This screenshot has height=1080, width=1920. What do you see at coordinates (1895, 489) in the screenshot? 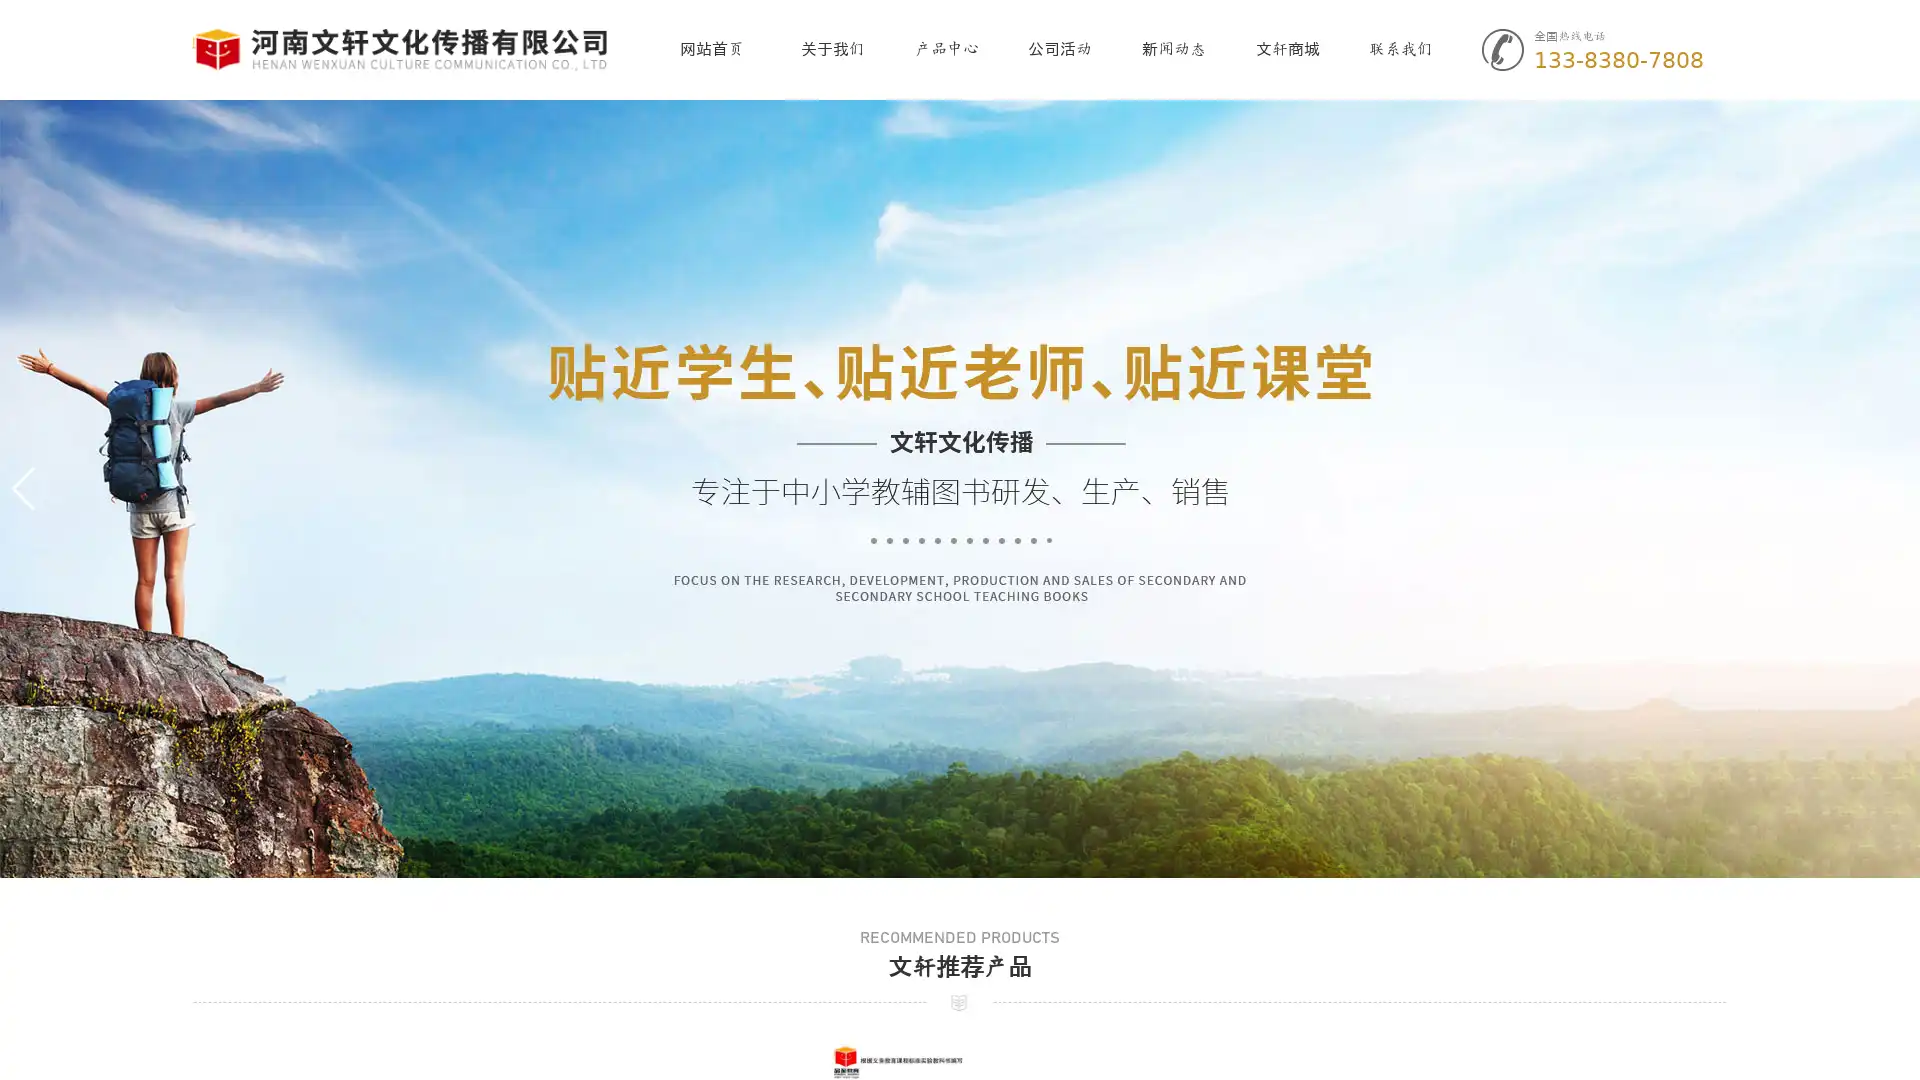
I see `Next slide` at bounding box center [1895, 489].